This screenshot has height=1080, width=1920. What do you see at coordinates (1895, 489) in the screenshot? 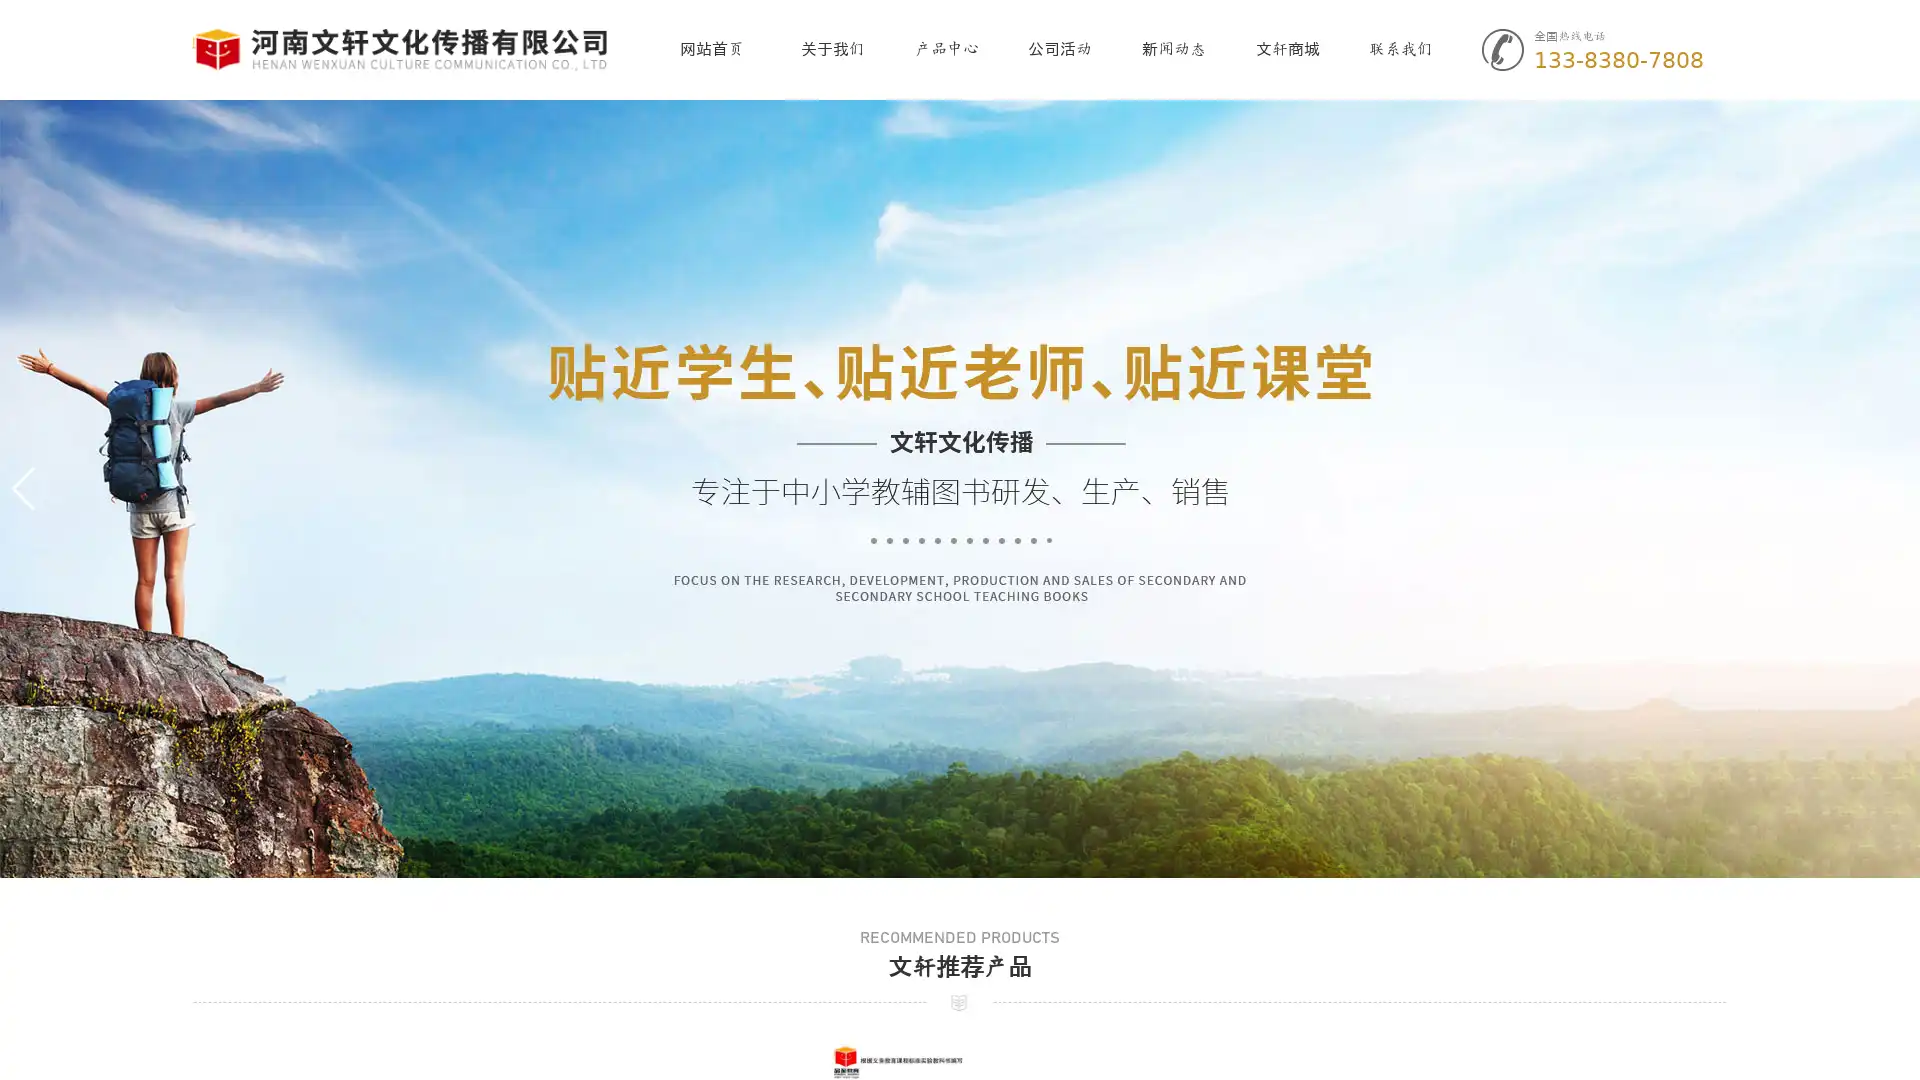
I see `Next slide` at bounding box center [1895, 489].